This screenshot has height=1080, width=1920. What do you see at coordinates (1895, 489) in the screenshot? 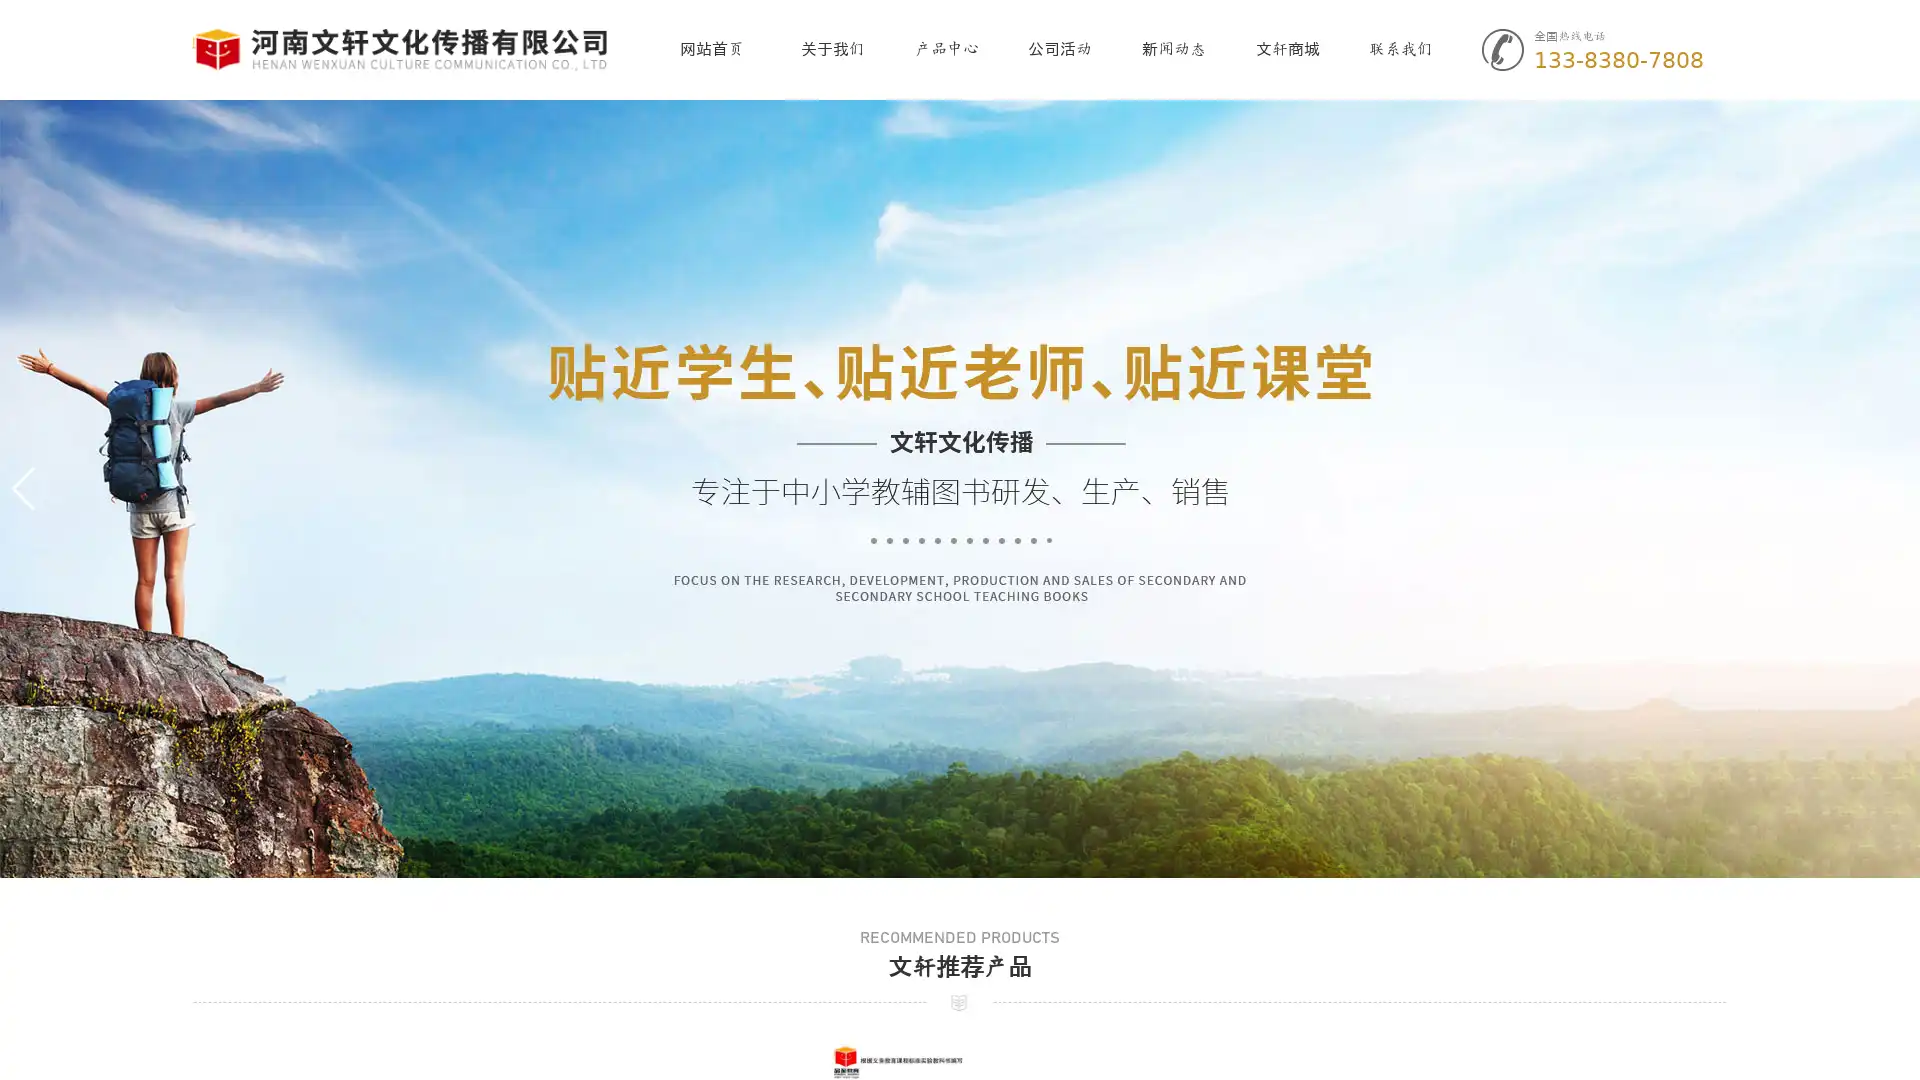
I see `Next slide` at bounding box center [1895, 489].